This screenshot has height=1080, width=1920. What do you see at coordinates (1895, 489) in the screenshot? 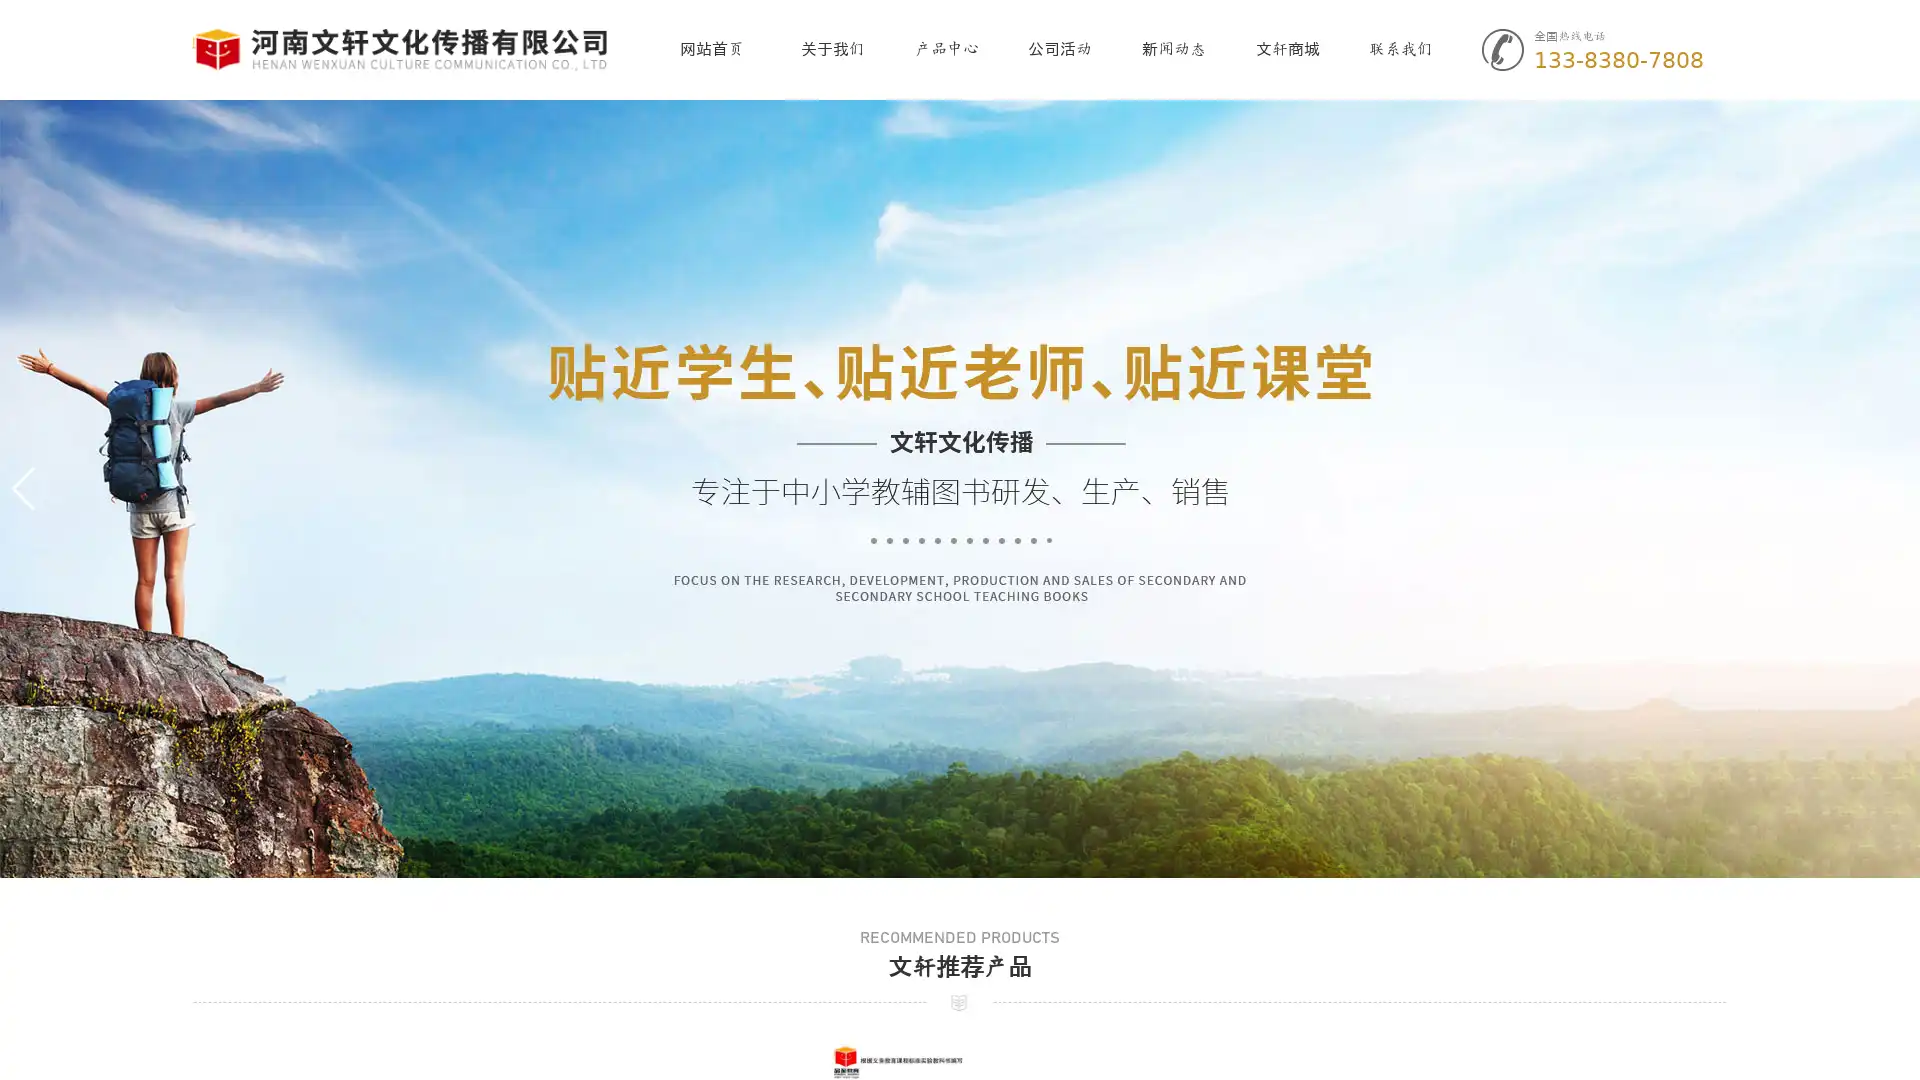
I see `Next slide` at bounding box center [1895, 489].